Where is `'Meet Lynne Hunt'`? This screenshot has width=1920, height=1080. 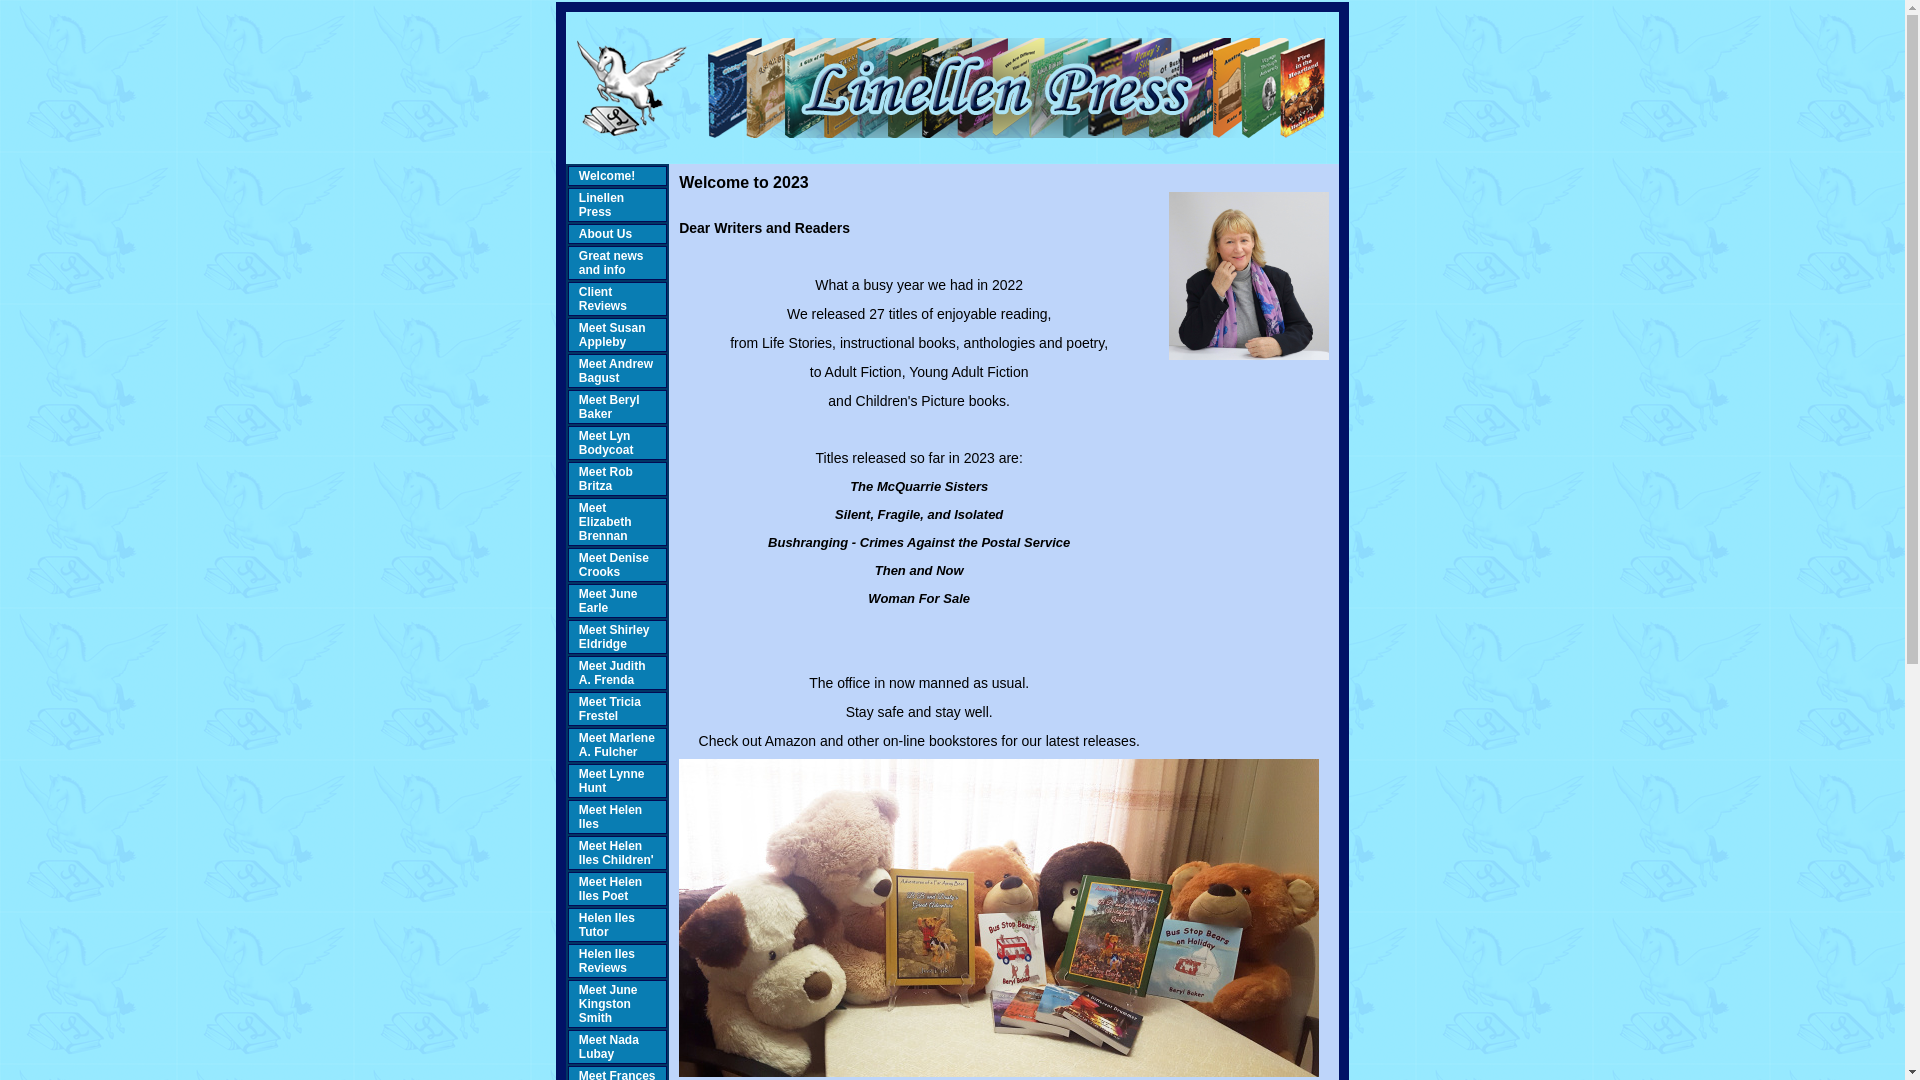
'Meet Lynne Hunt' is located at coordinates (578, 779).